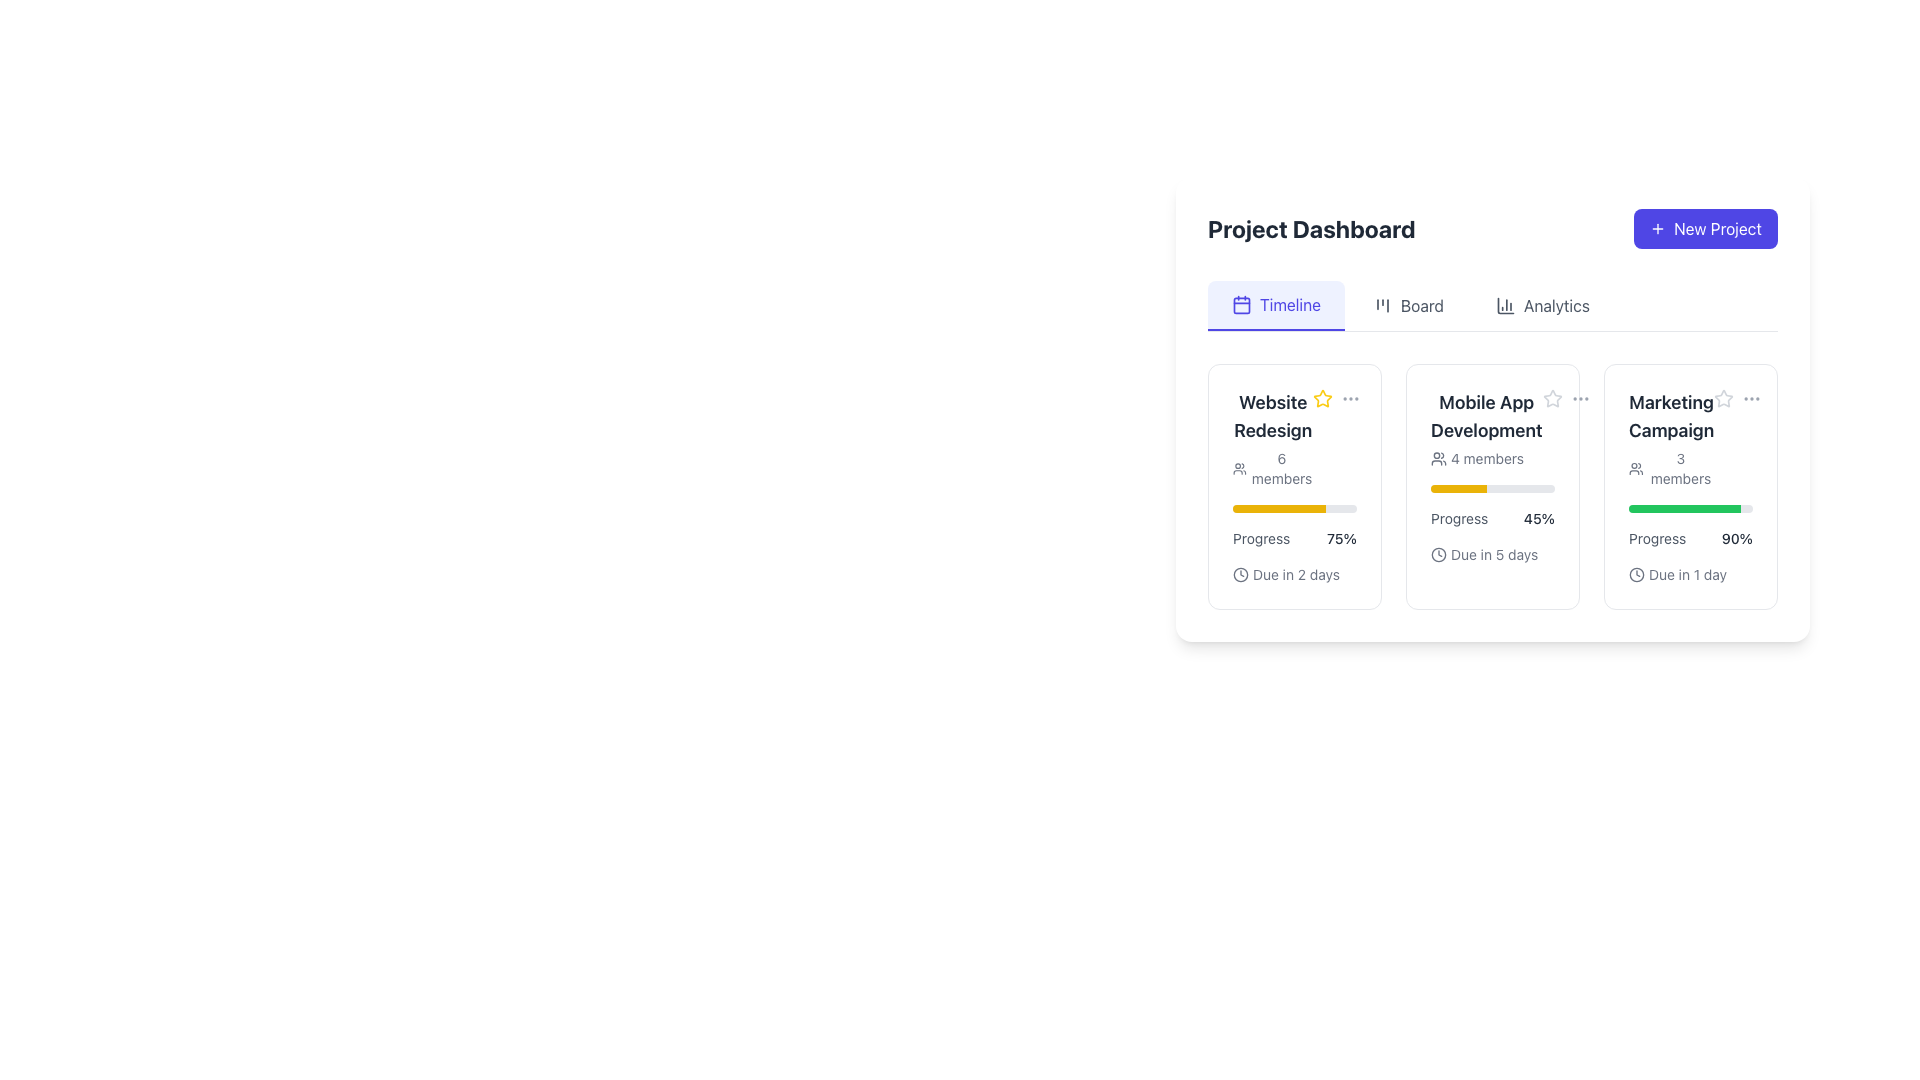 Image resolution: width=1920 pixels, height=1080 pixels. What do you see at coordinates (1636, 469) in the screenshot?
I see `the icon representing two human figures, which is located in the 'Marketing Campaign' section of the project dashboard, positioned to the left of '3 members' and above the progress bar` at bounding box center [1636, 469].